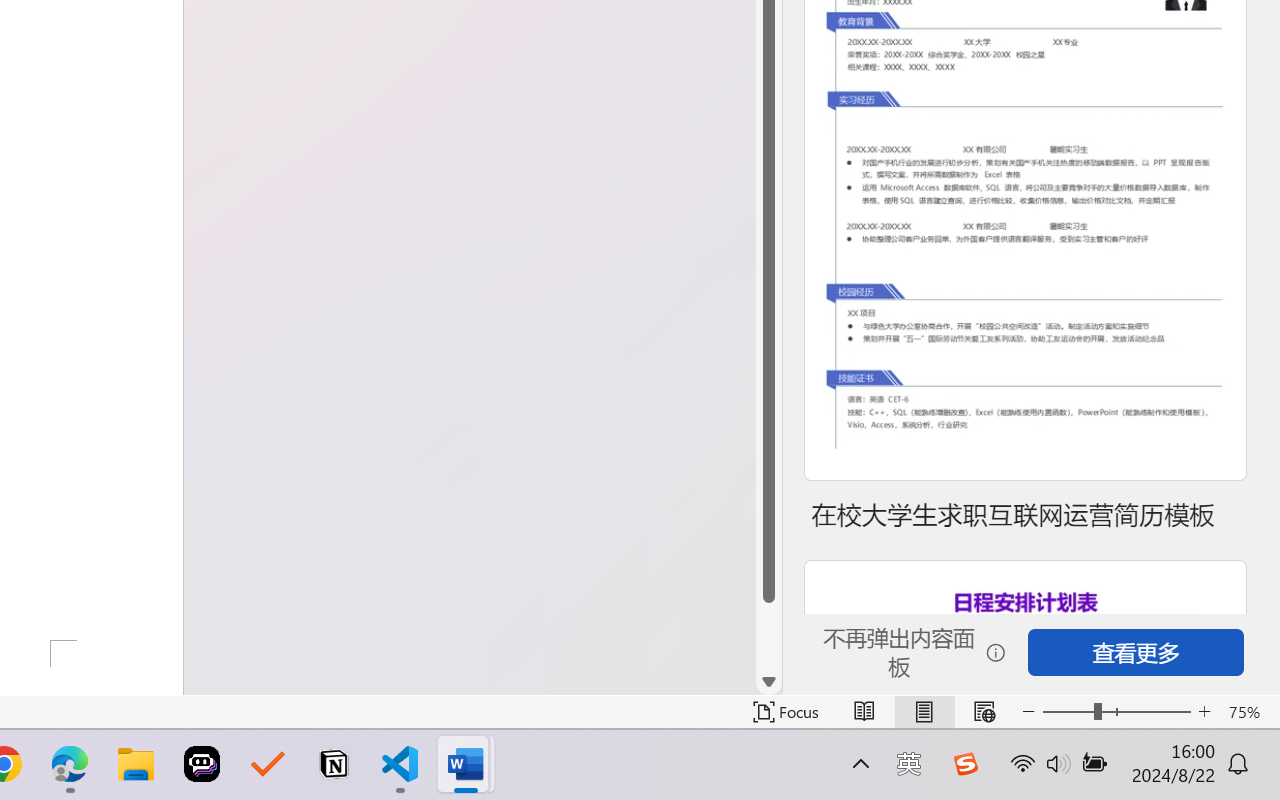  What do you see at coordinates (923, 711) in the screenshot?
I see `'Print Layout'` at bounding box center [923, 711].